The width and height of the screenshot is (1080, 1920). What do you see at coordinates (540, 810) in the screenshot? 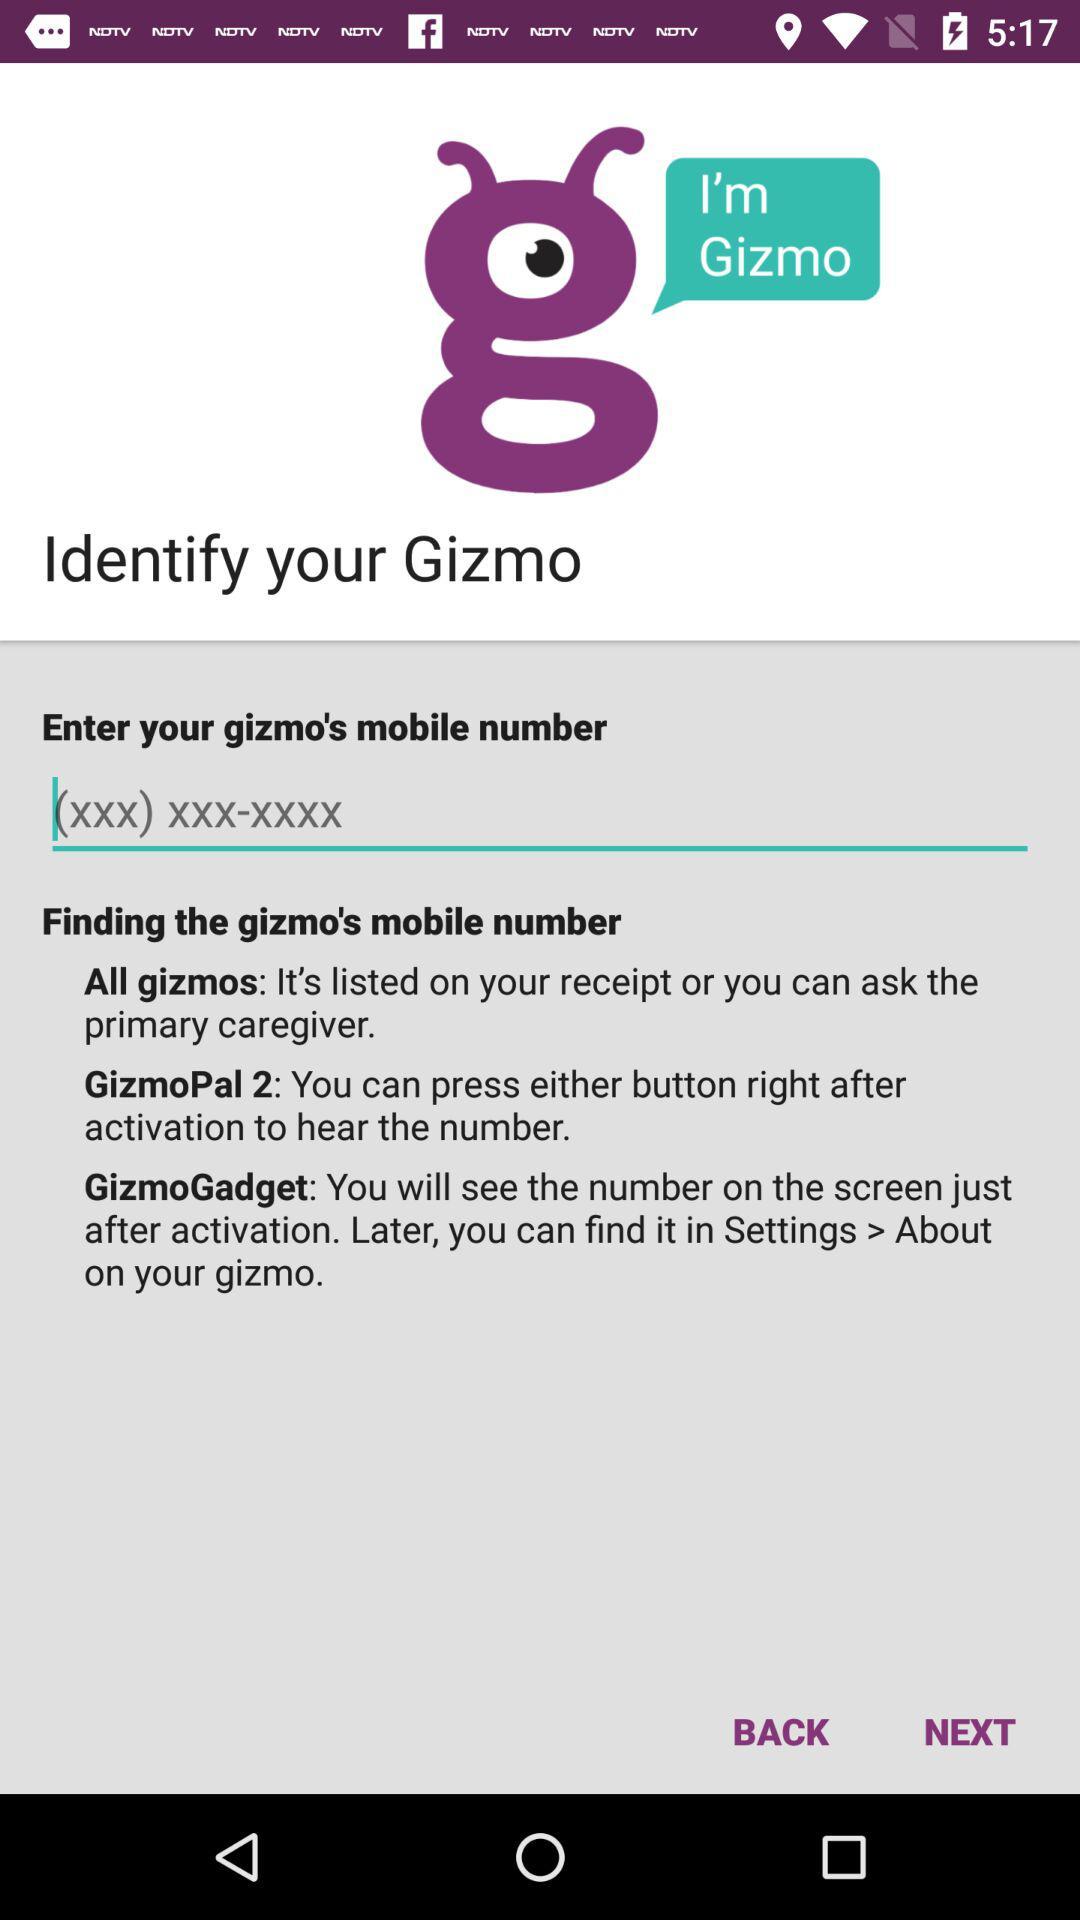
I see `the phone number` at bounding box center [540, 810].